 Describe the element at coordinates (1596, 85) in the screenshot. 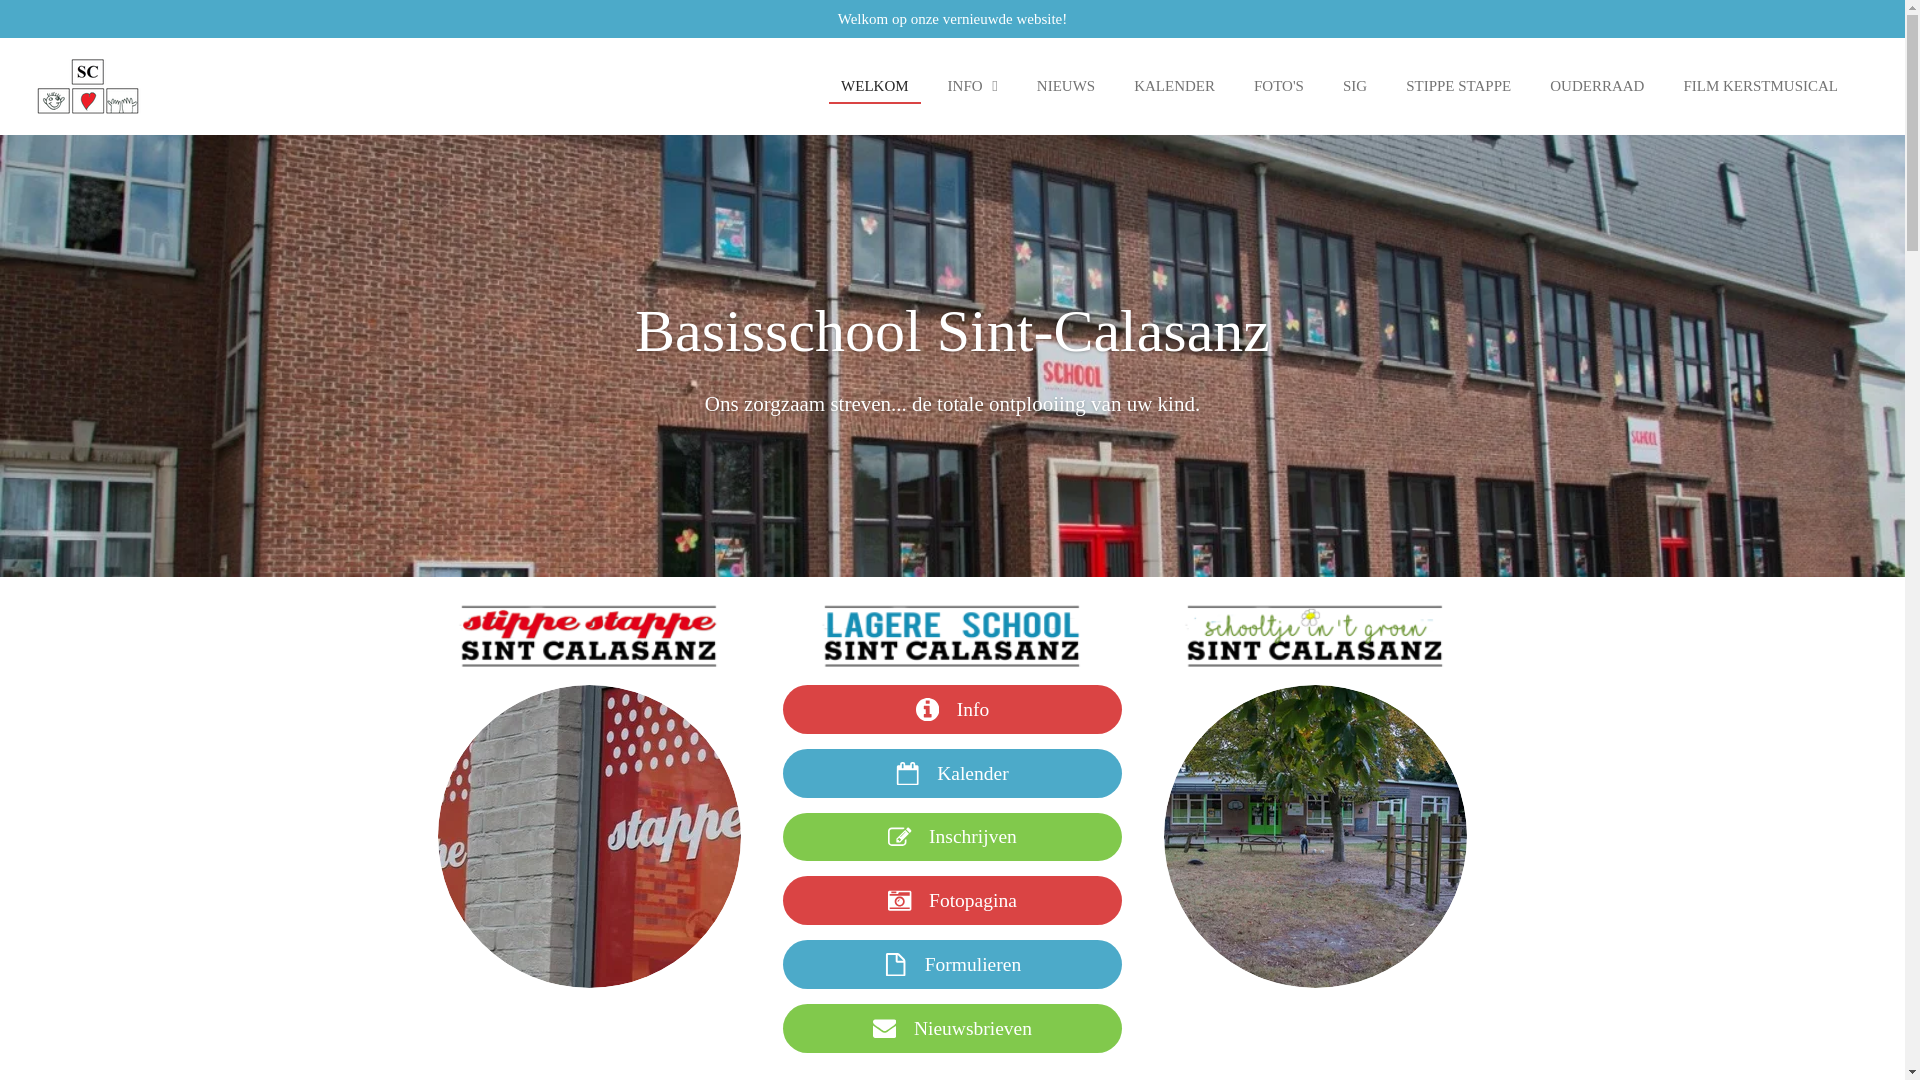

I see `'OUDERRAAD'` at that location.